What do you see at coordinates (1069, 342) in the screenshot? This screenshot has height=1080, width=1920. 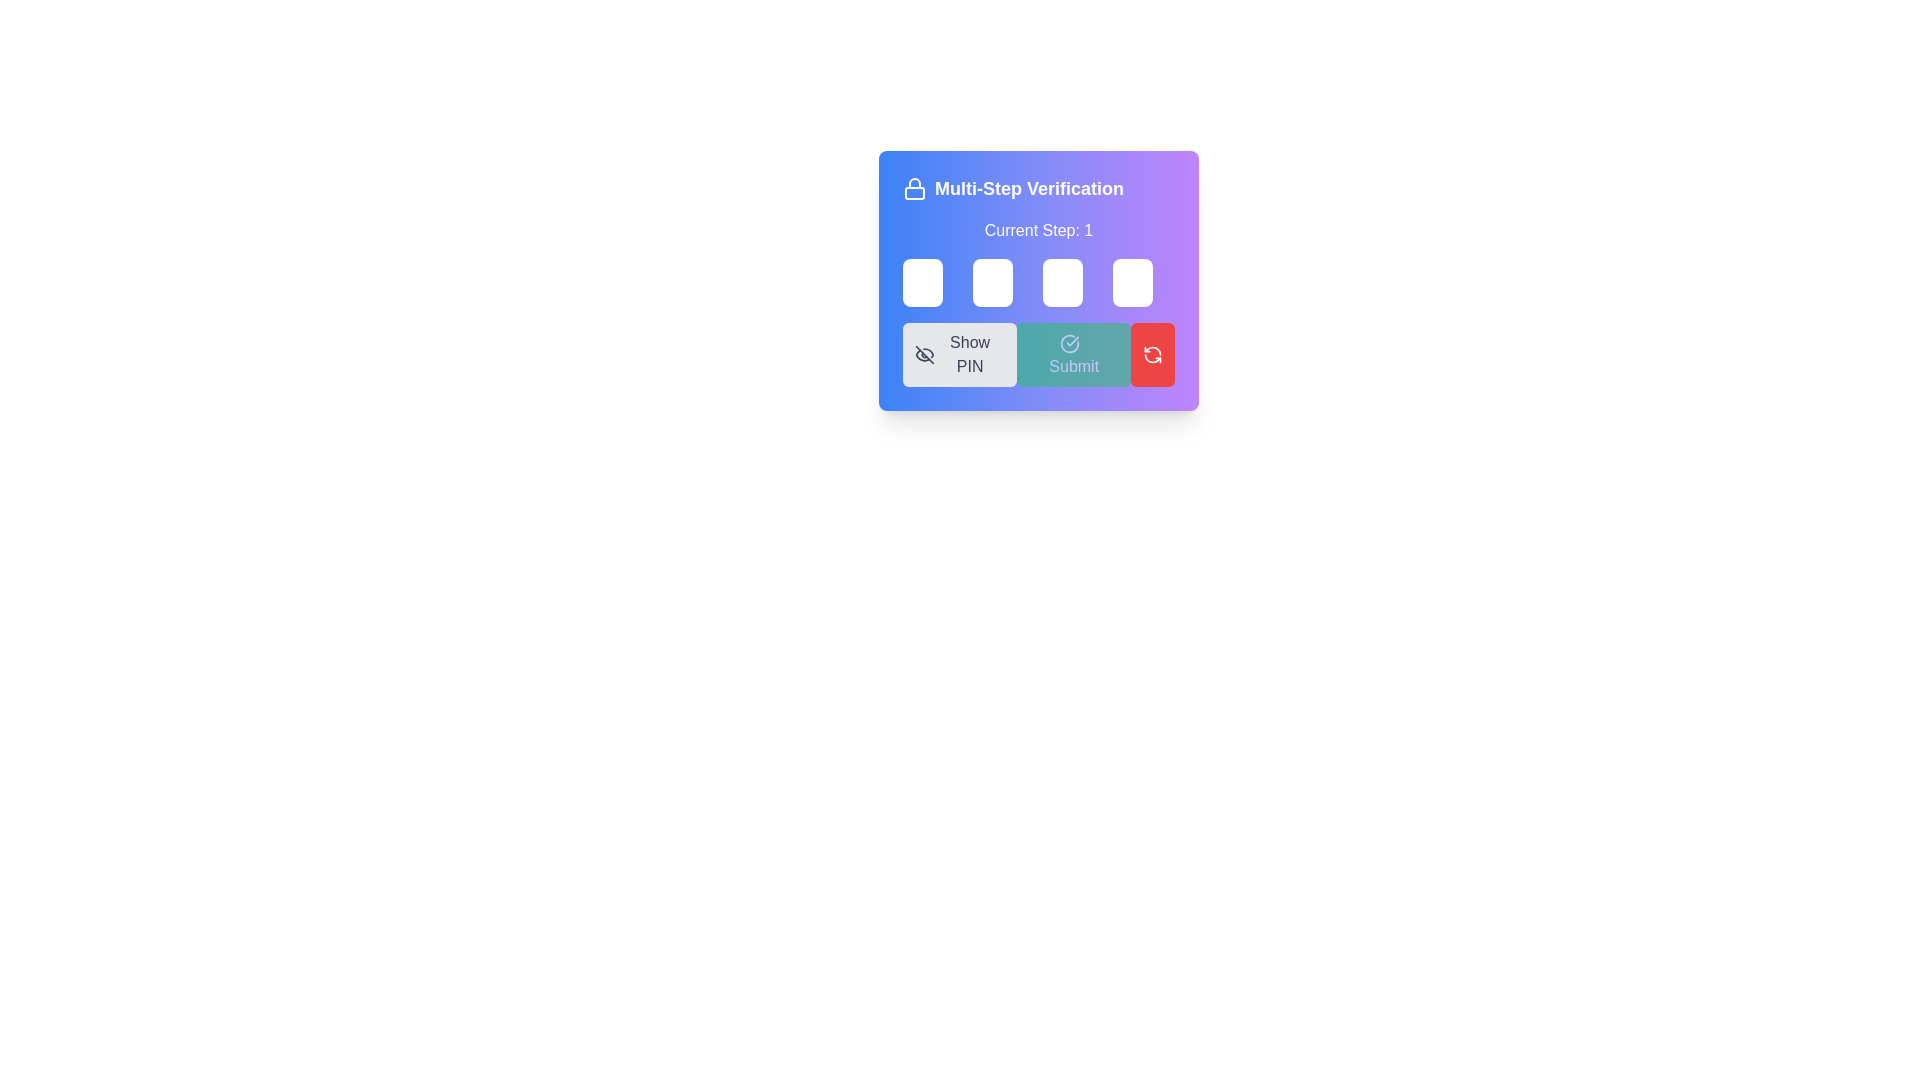 I see `the visual indicator icon within the green 'Submit' button in the multi-step verification panel to interact with it, if enabled` at bounding box center [1069, 342].